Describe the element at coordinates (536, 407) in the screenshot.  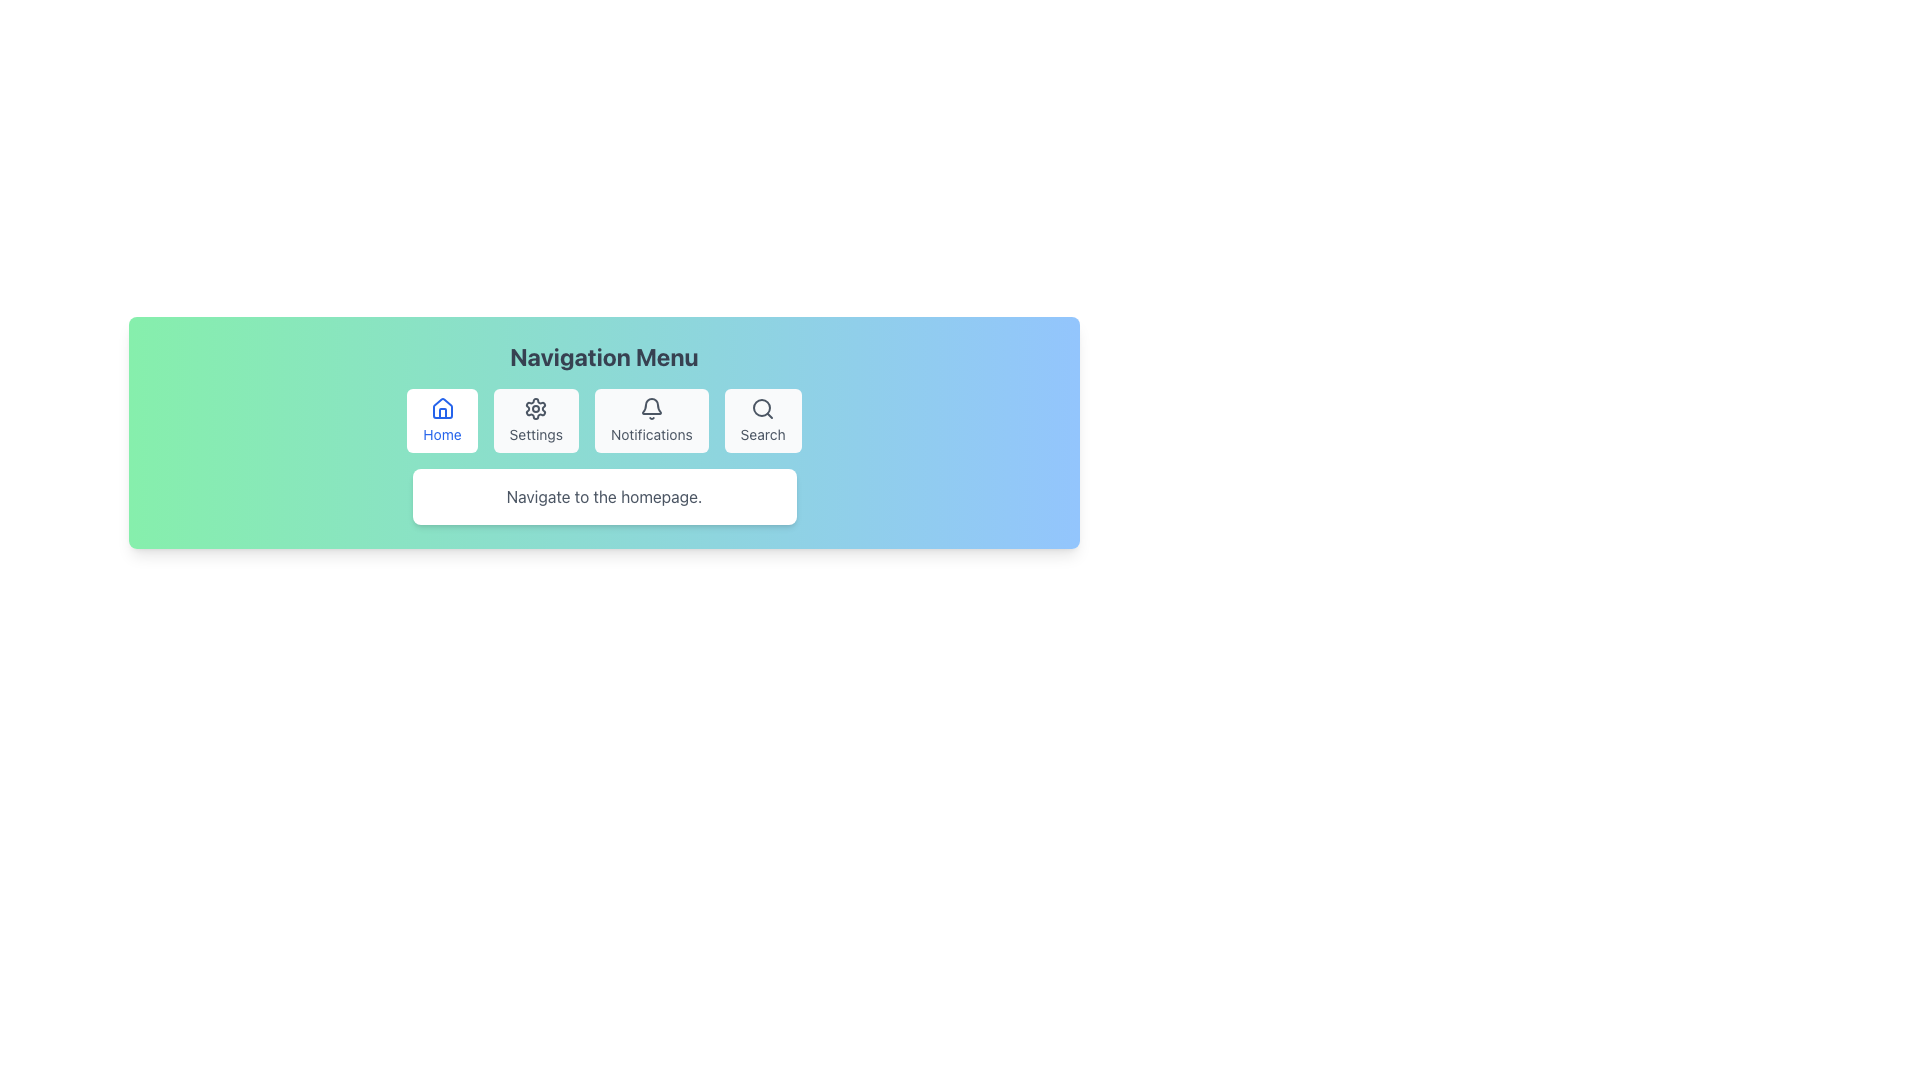
I see `the cogwheel-shaped icon within the 'Settings' button` at that location.